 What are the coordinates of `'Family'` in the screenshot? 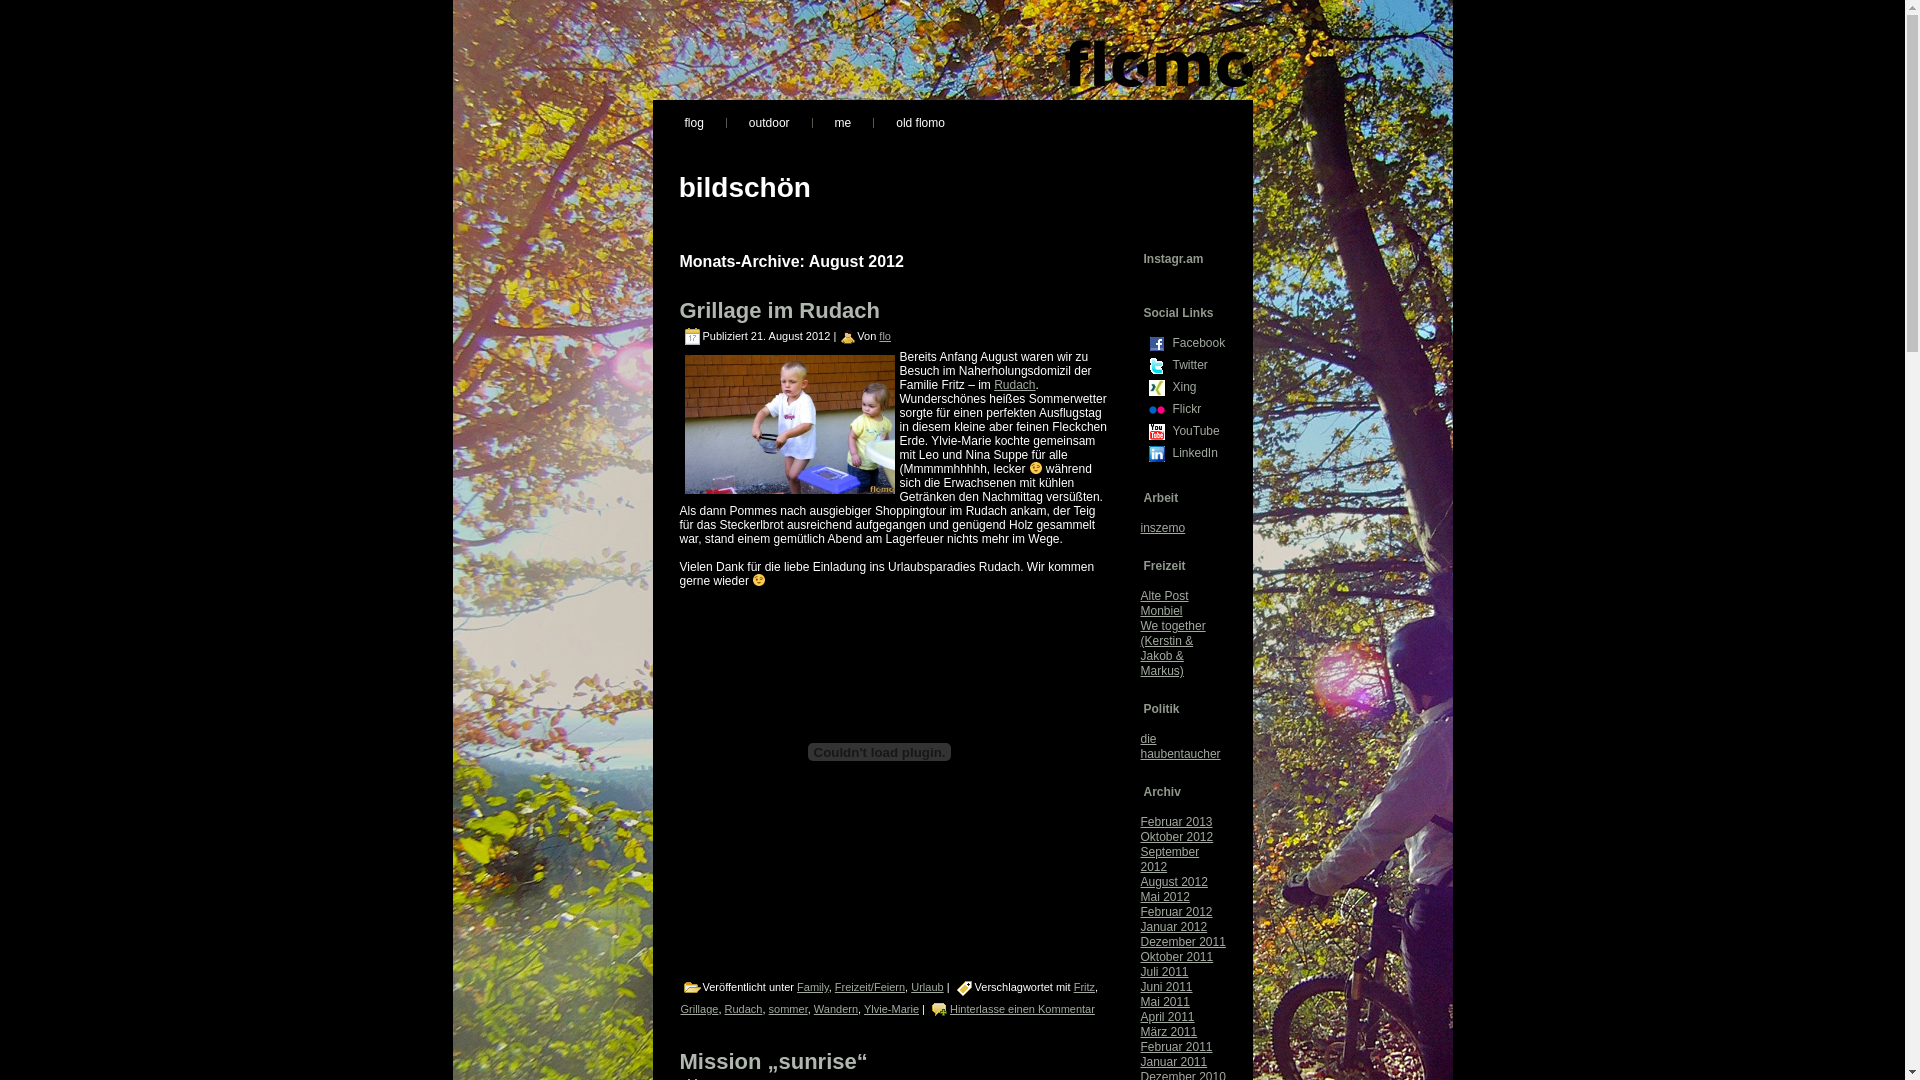 It's located at (812, 986).